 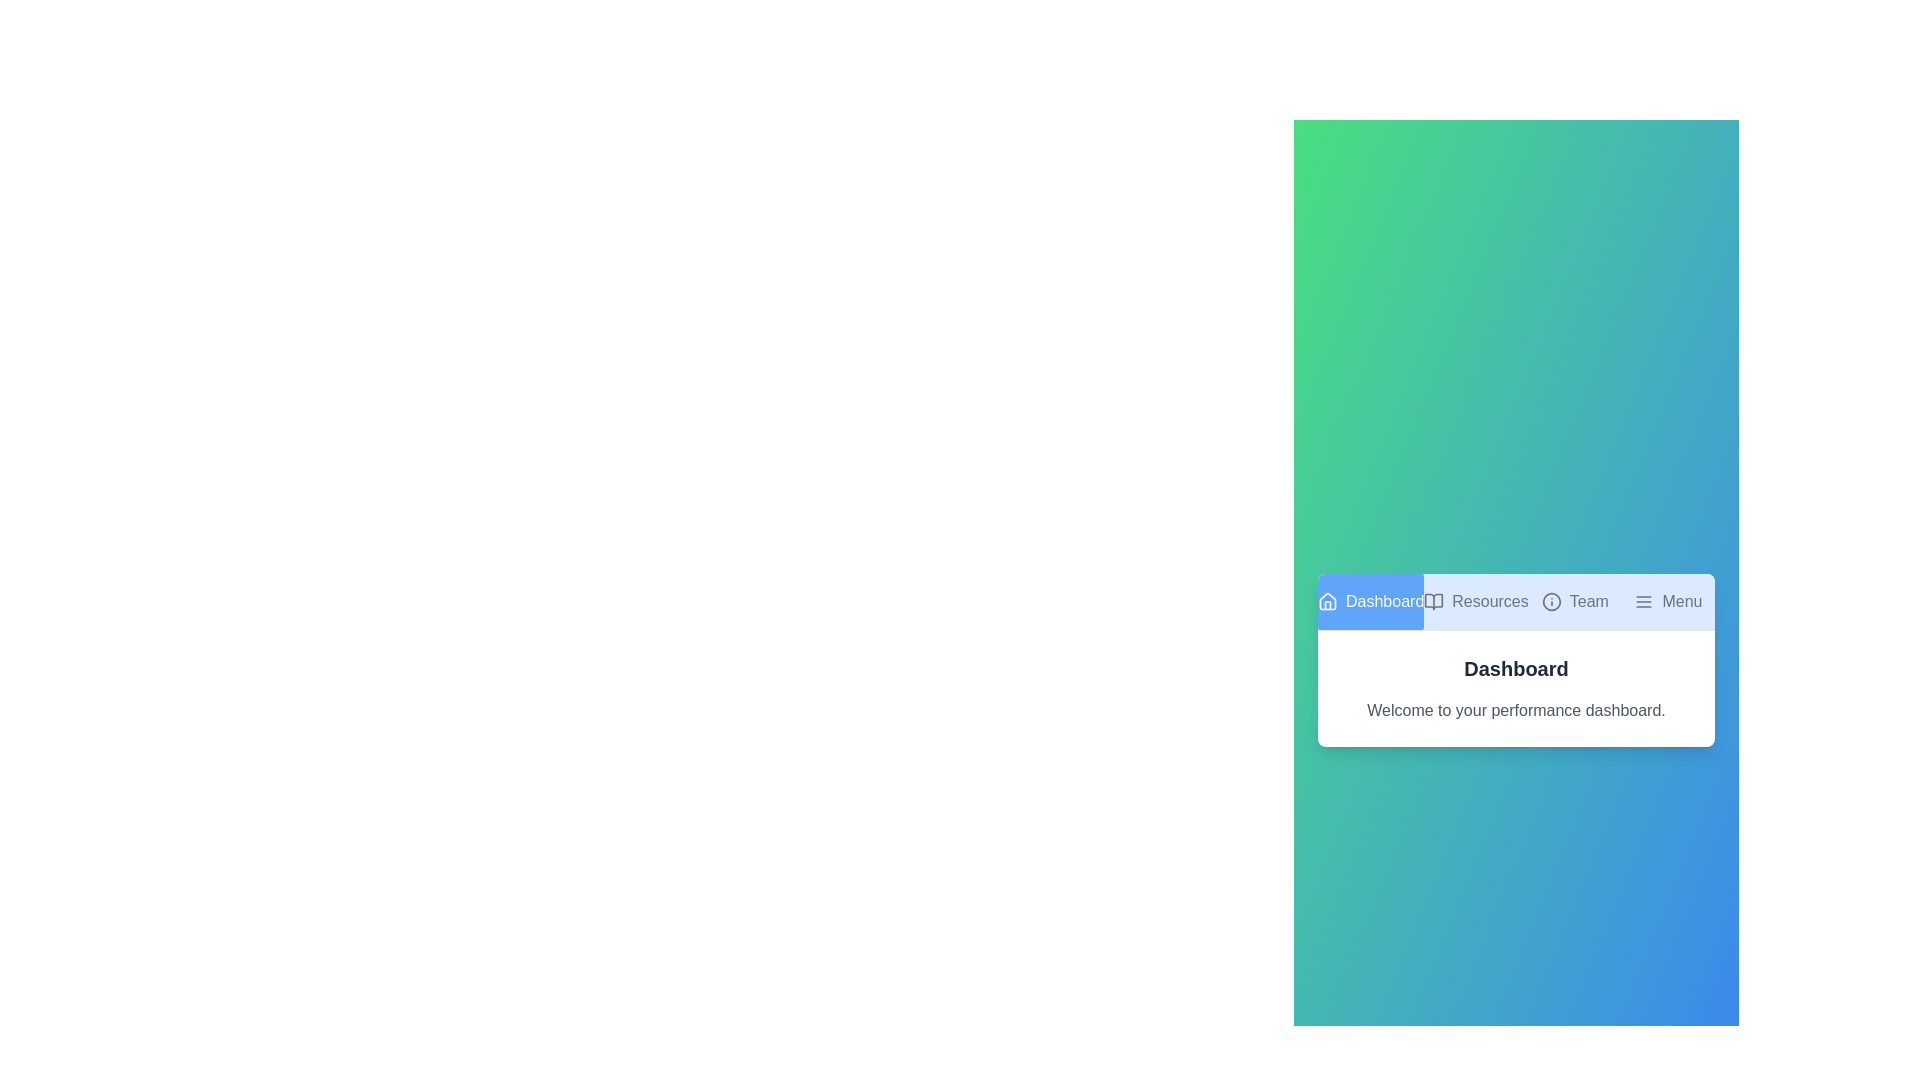 I want to click on the tab Dashboard by clicking on its corresponding button, so click(x=1370, y=600).